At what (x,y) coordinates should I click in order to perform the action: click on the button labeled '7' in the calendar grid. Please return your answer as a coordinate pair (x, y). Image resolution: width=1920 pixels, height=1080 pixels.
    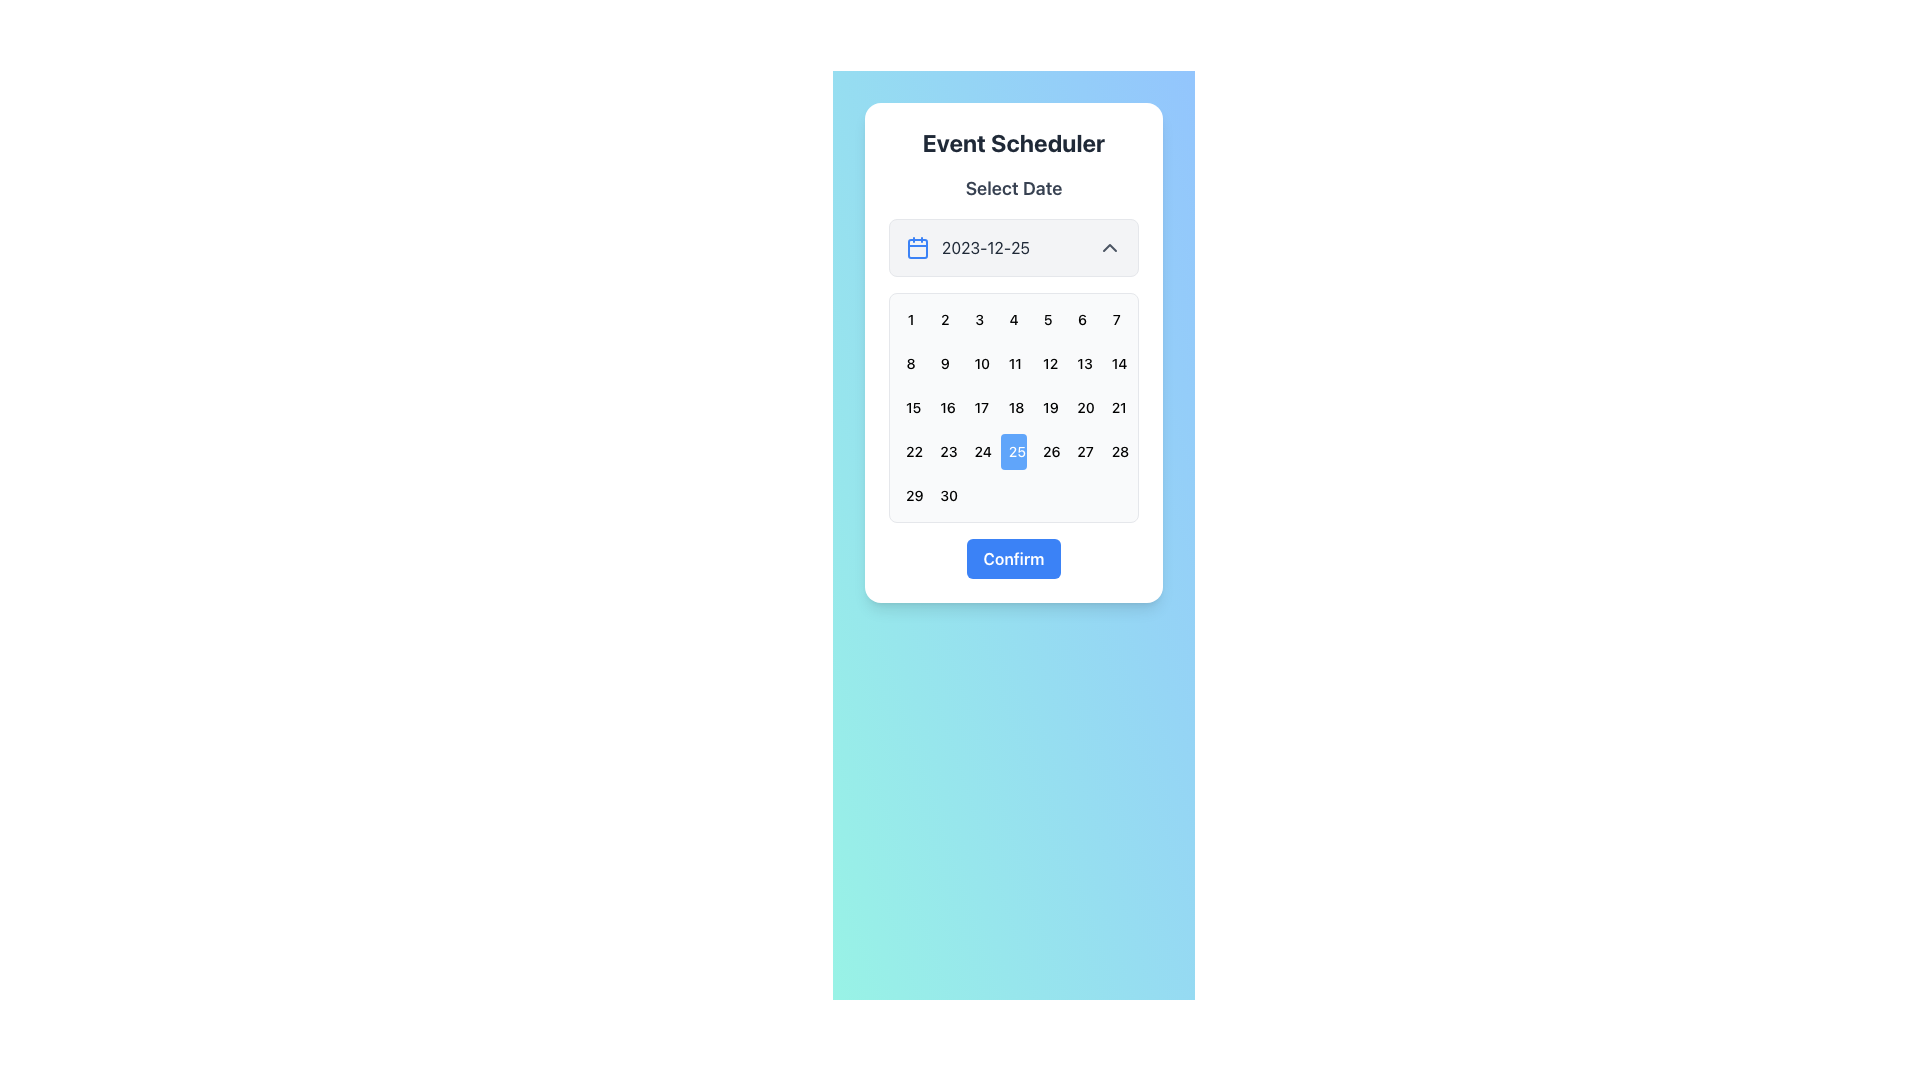
    Looking at the image, I should click on (1115, 319).